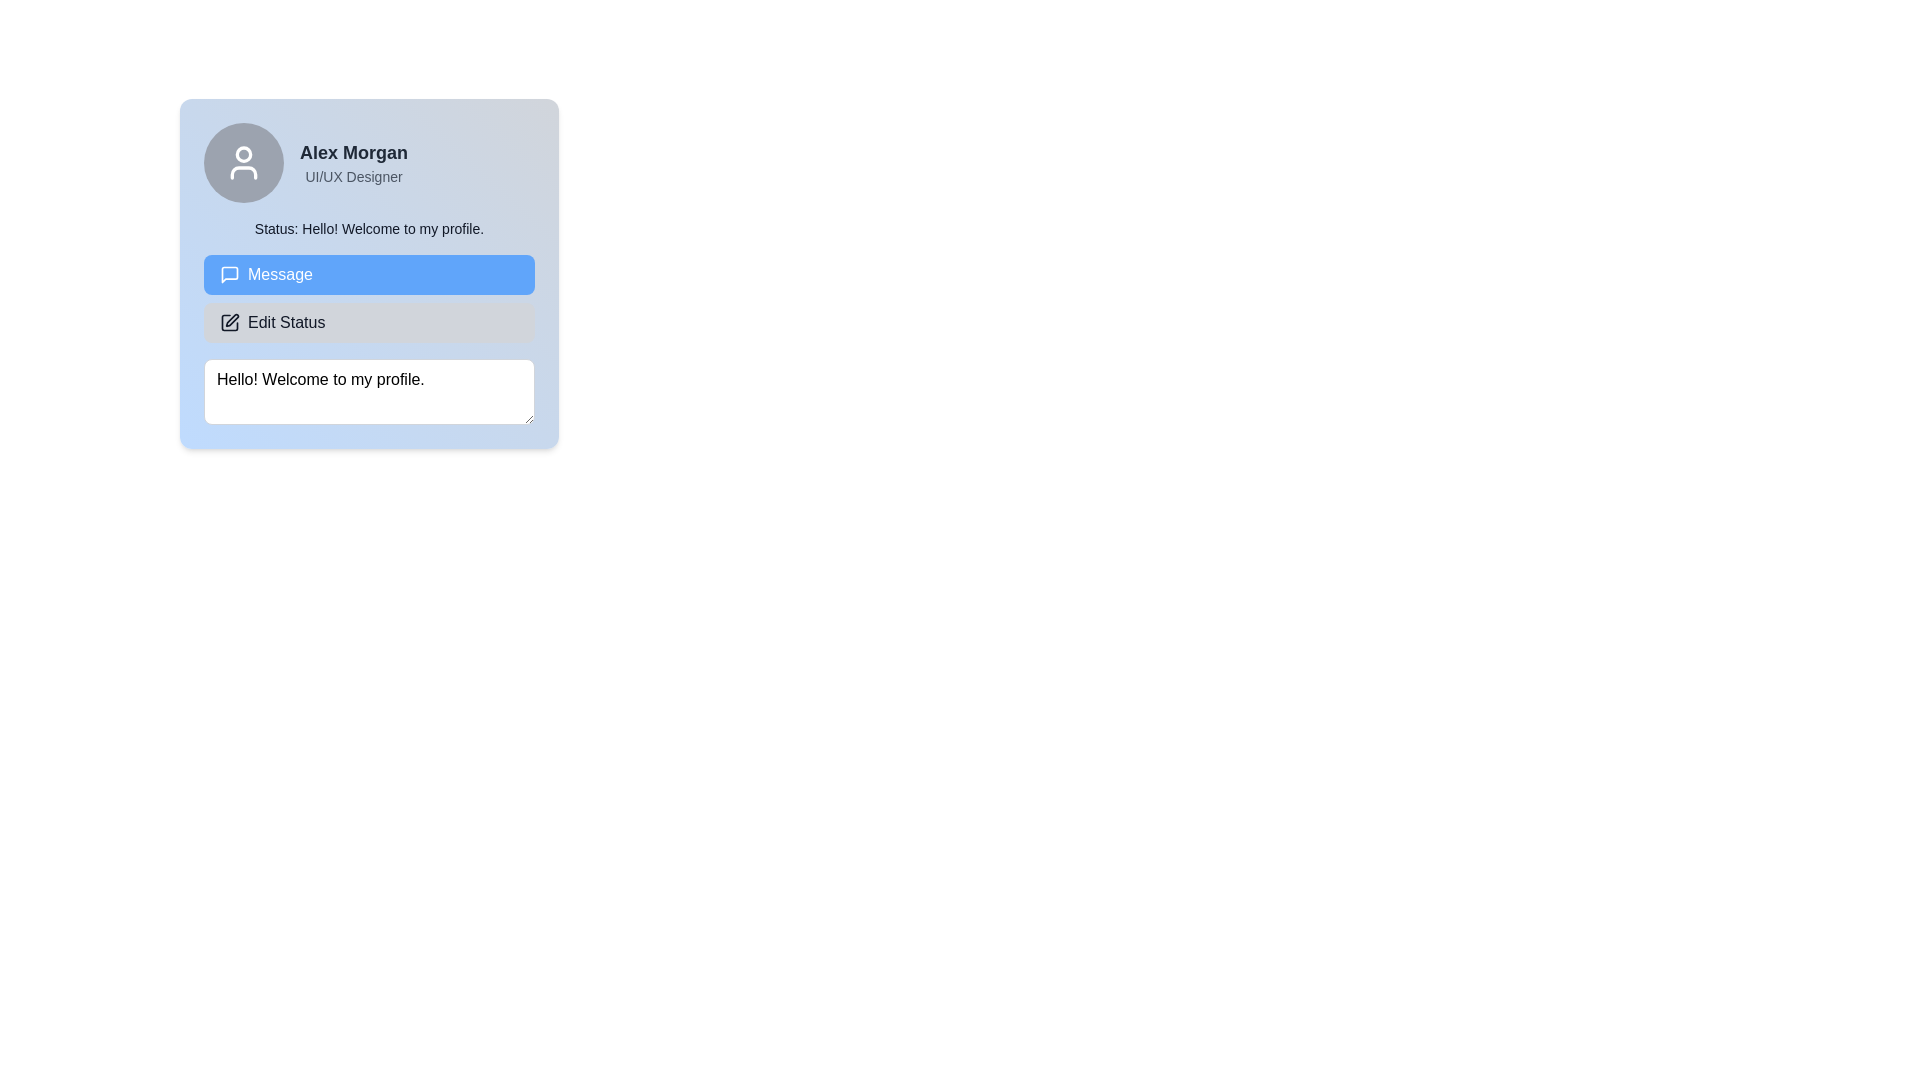  Describe the element at coordinates (243, 161) in the screenshot. I see `the user avatar icon, which is depicted with a circular outline and a simplified user figure in white, located within a gray circular background near the top-left of the user interface card` at that location.